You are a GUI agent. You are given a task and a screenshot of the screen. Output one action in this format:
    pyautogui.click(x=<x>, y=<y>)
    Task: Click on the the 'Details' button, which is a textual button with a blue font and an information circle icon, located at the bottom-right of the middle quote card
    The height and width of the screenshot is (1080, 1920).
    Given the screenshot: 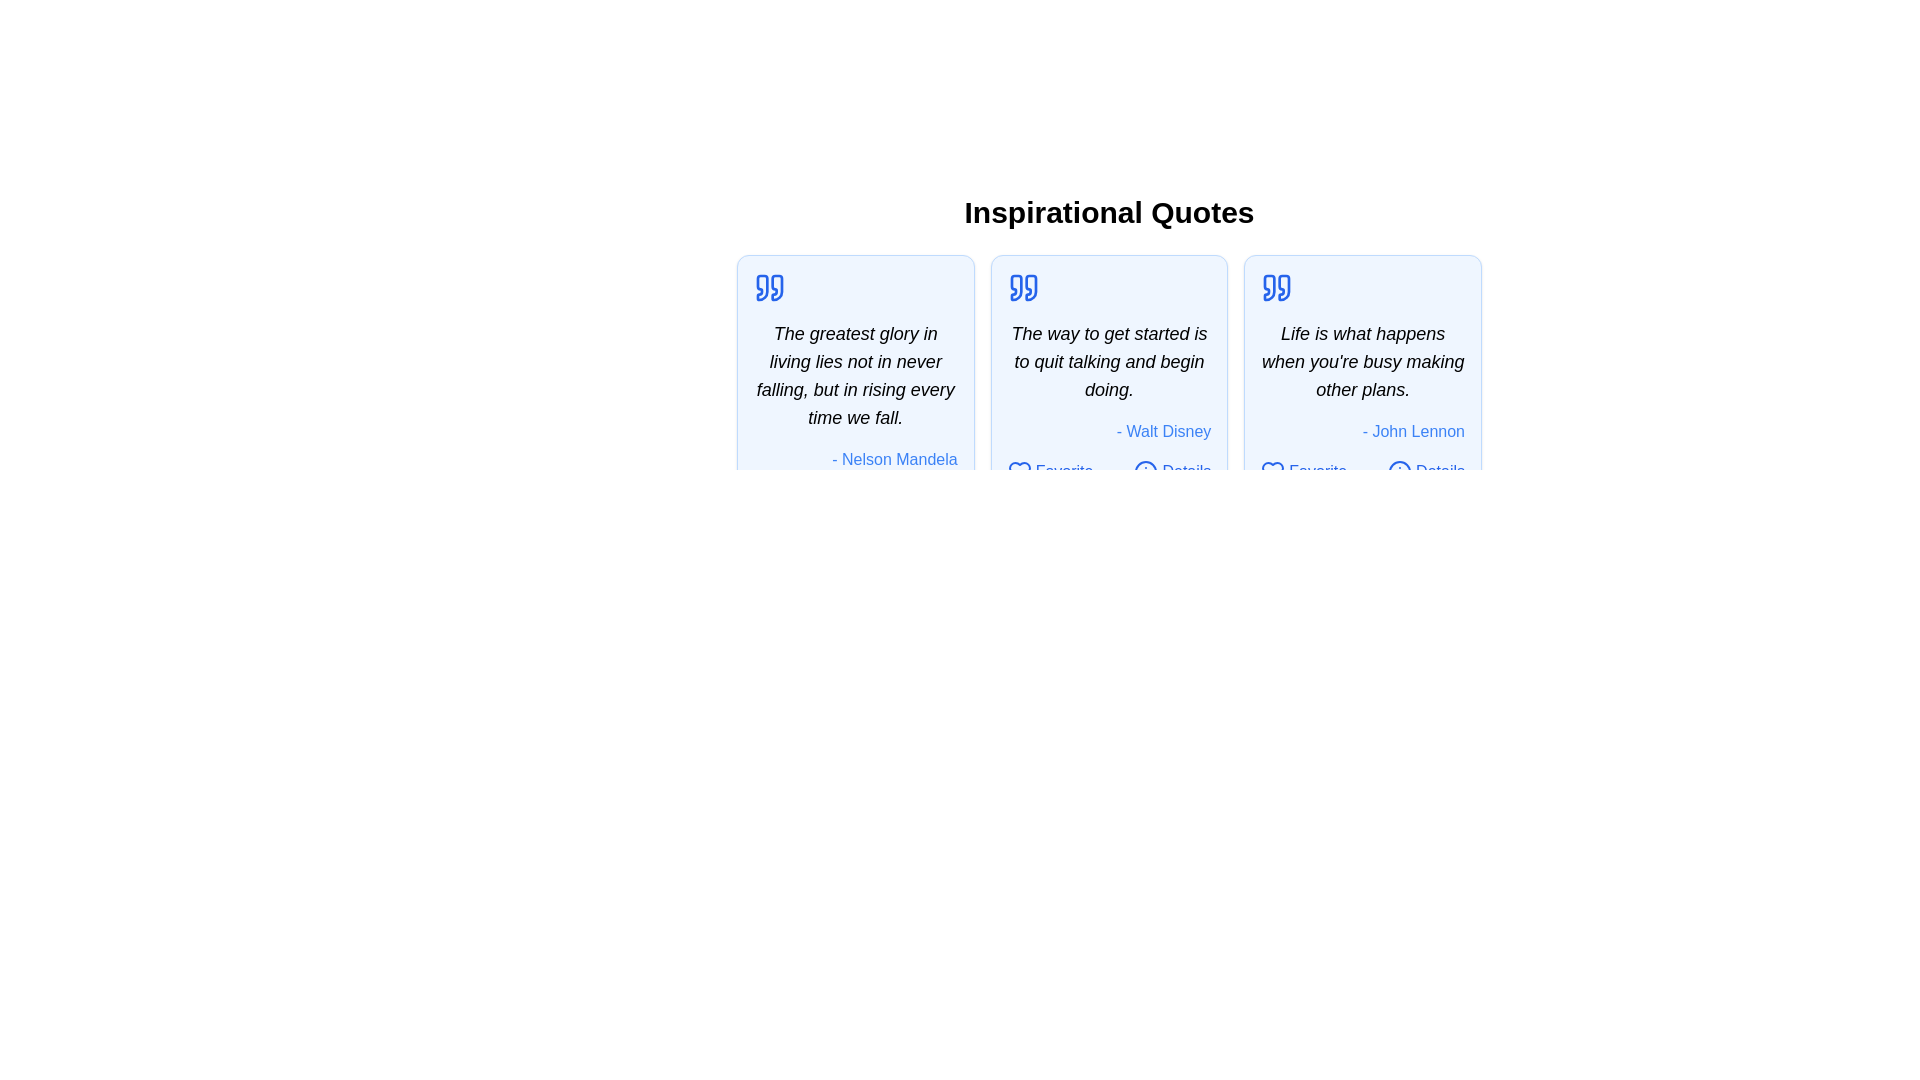 What is the action you would take?
    pyautogui.click(x=1172, y=471)
    